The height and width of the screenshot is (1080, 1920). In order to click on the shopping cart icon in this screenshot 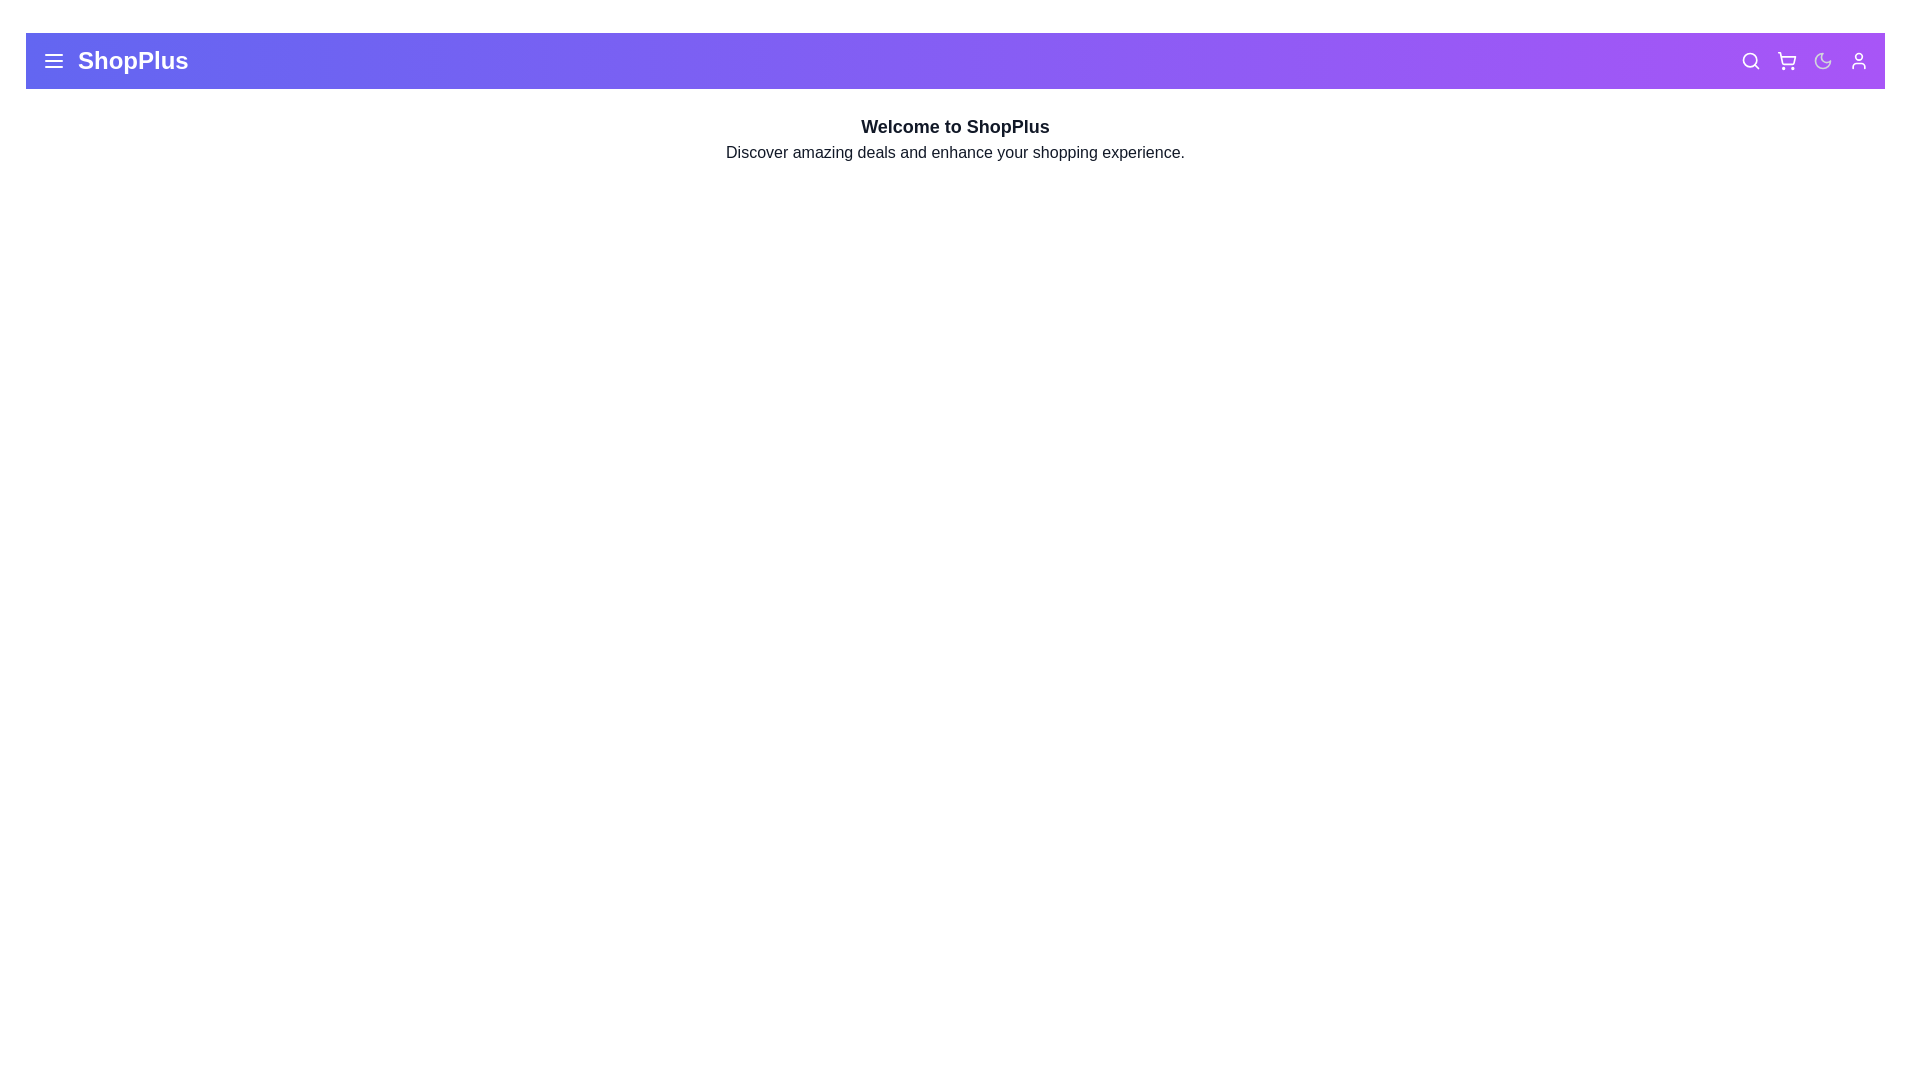, I will do `click(1786, 60)`.